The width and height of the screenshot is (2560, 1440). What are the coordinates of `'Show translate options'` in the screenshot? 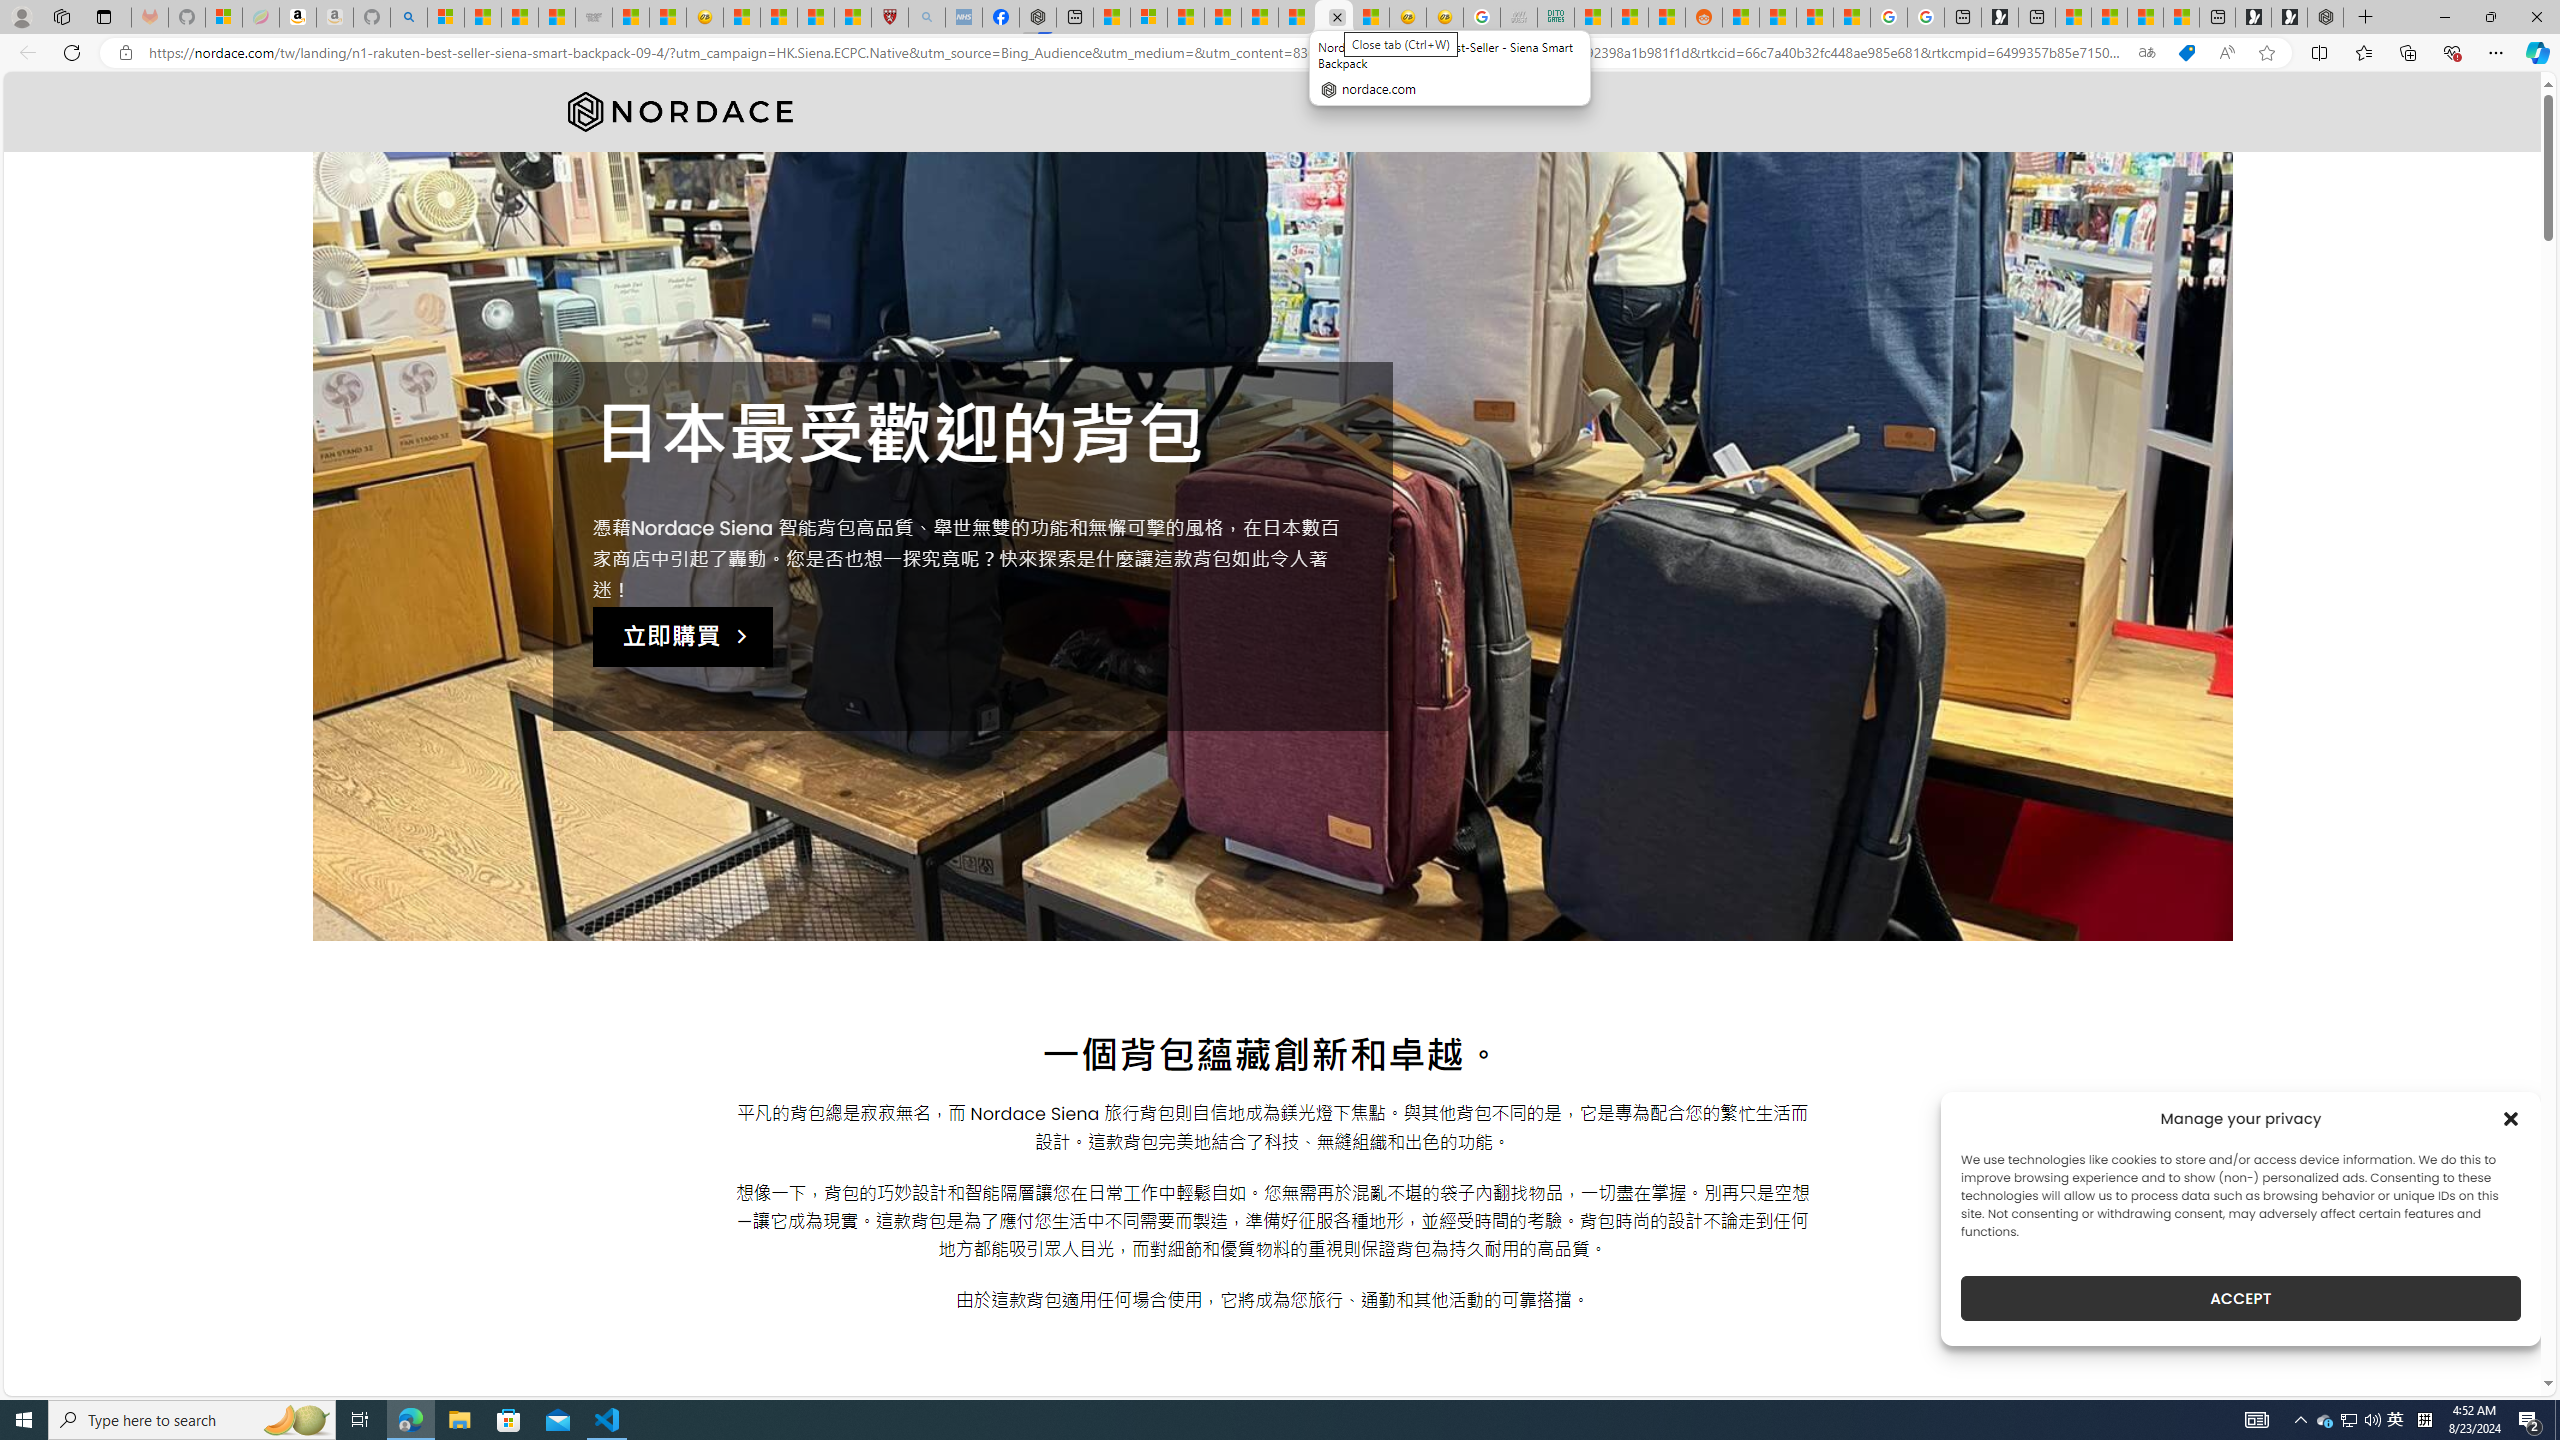 It's located at (2145, 53).